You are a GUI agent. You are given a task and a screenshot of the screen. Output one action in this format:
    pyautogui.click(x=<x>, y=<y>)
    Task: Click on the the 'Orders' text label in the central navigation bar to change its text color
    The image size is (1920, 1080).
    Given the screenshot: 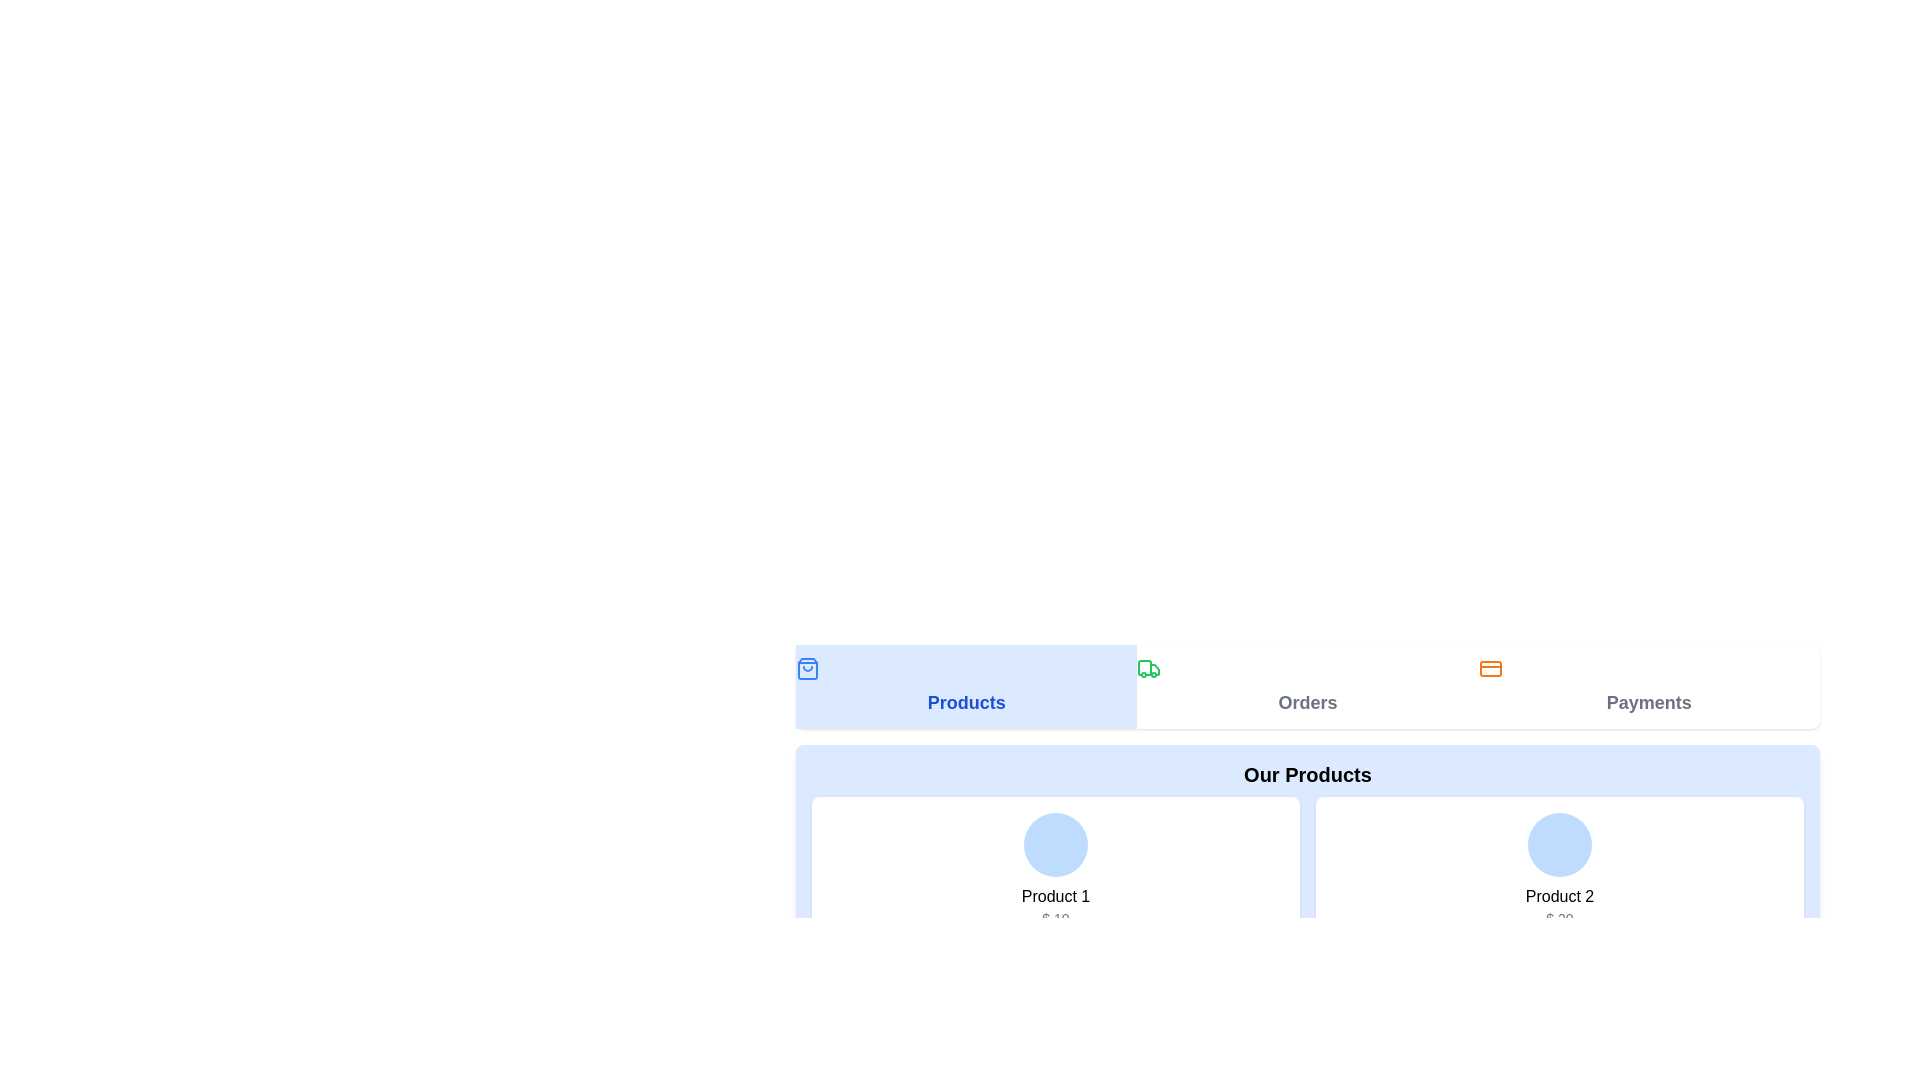 What is the action you would take?
    pyautogui.click(x=1307, y=701)
    